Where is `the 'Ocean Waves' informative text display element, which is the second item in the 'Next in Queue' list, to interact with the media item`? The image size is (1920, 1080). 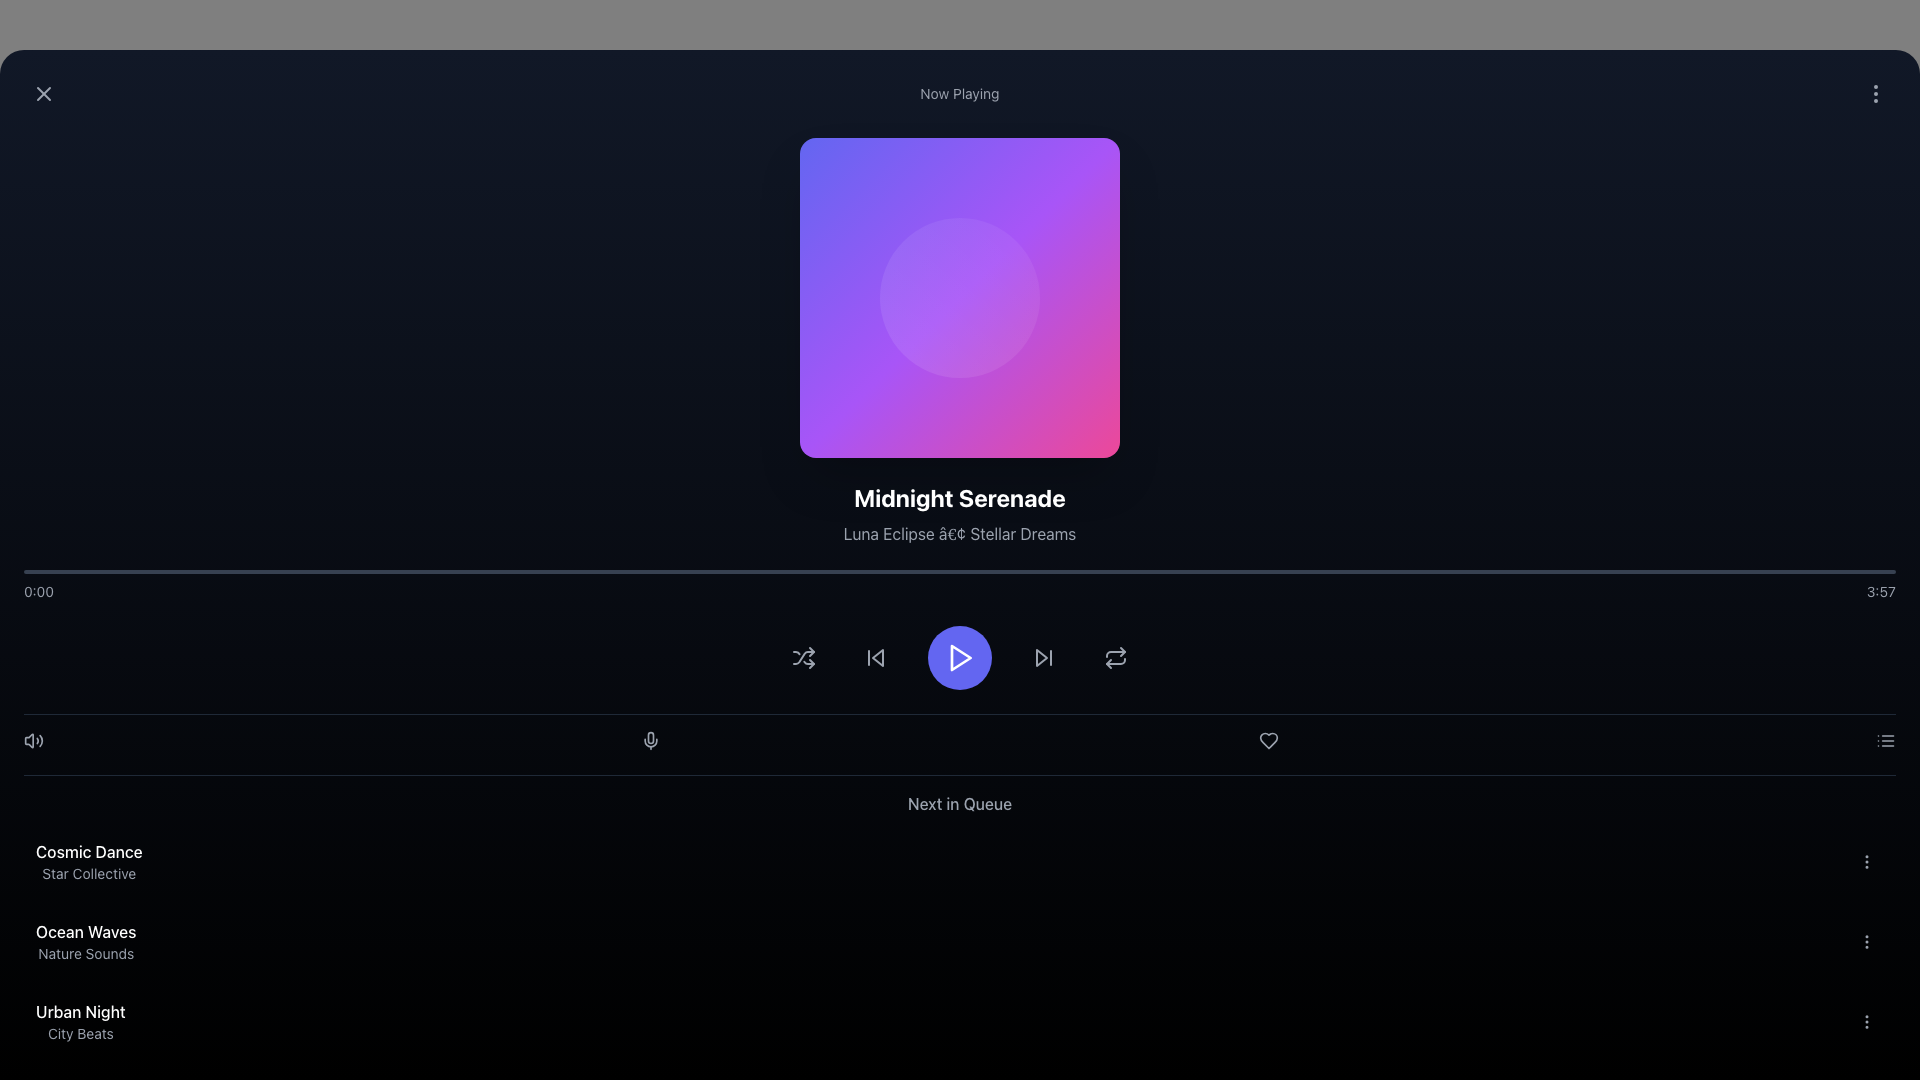
the 'Ocean Waves' informative text display element, which is the second item in the 'Next in Queue' list, to interact with the media item is located at coordinates (85, 941).